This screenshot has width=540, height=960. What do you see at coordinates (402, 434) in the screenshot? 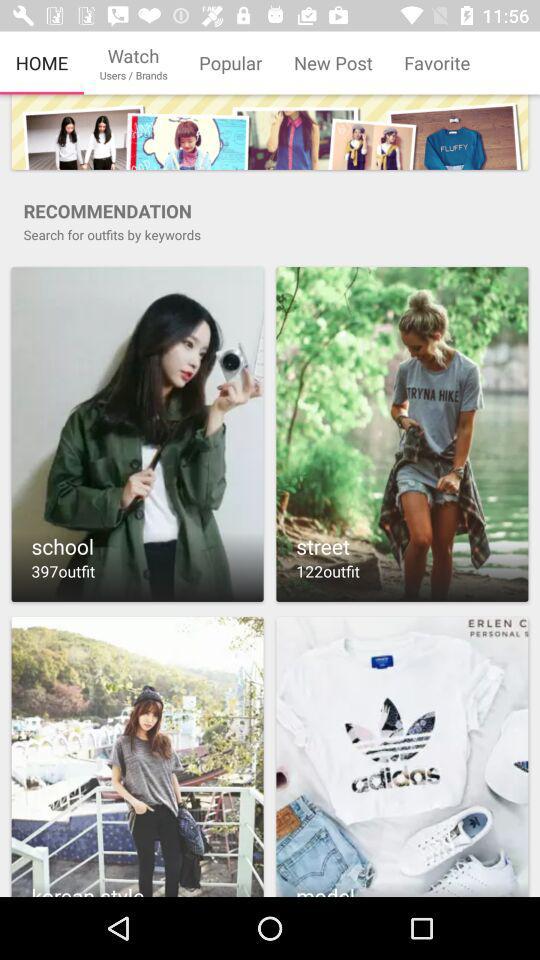
I see `the 2nd image on the top right corner of the web page` at bounding box center [402, 434].